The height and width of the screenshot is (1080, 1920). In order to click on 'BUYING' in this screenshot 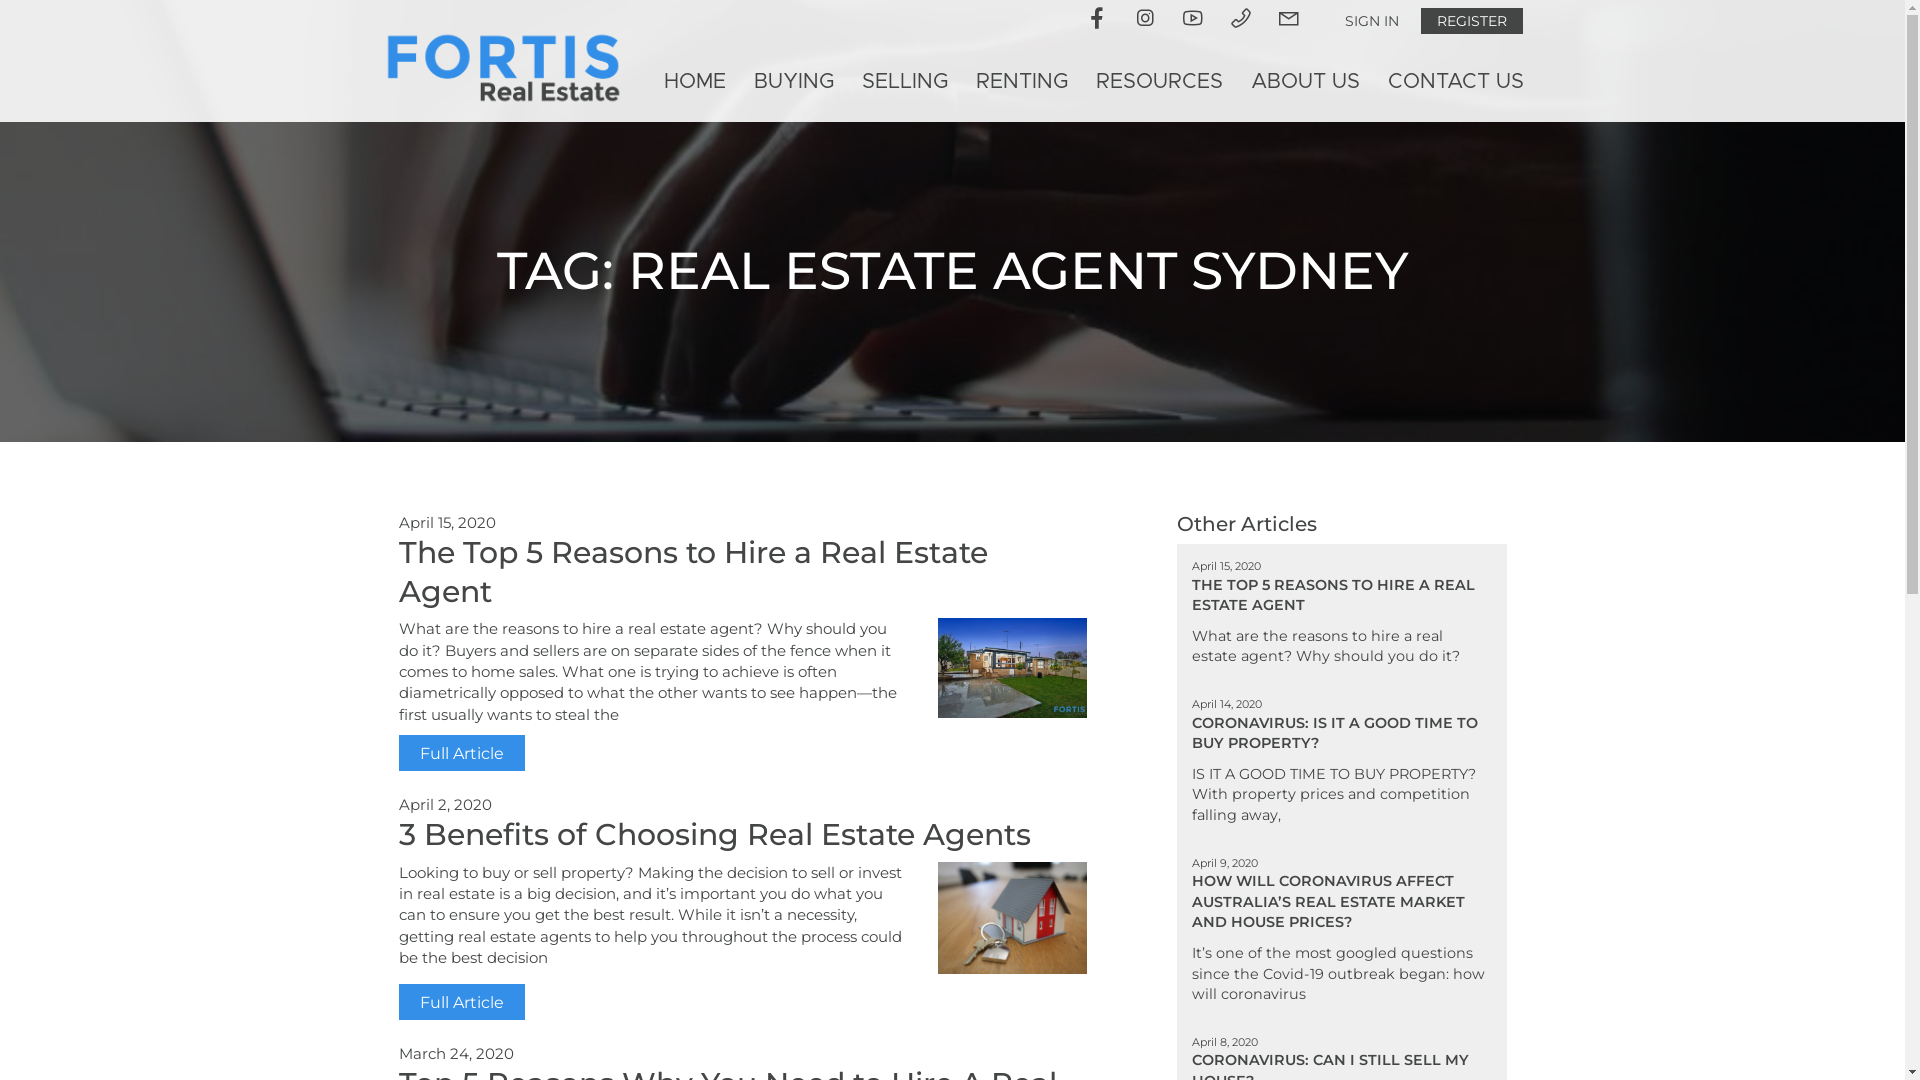, I will do `click(792, 80)`.